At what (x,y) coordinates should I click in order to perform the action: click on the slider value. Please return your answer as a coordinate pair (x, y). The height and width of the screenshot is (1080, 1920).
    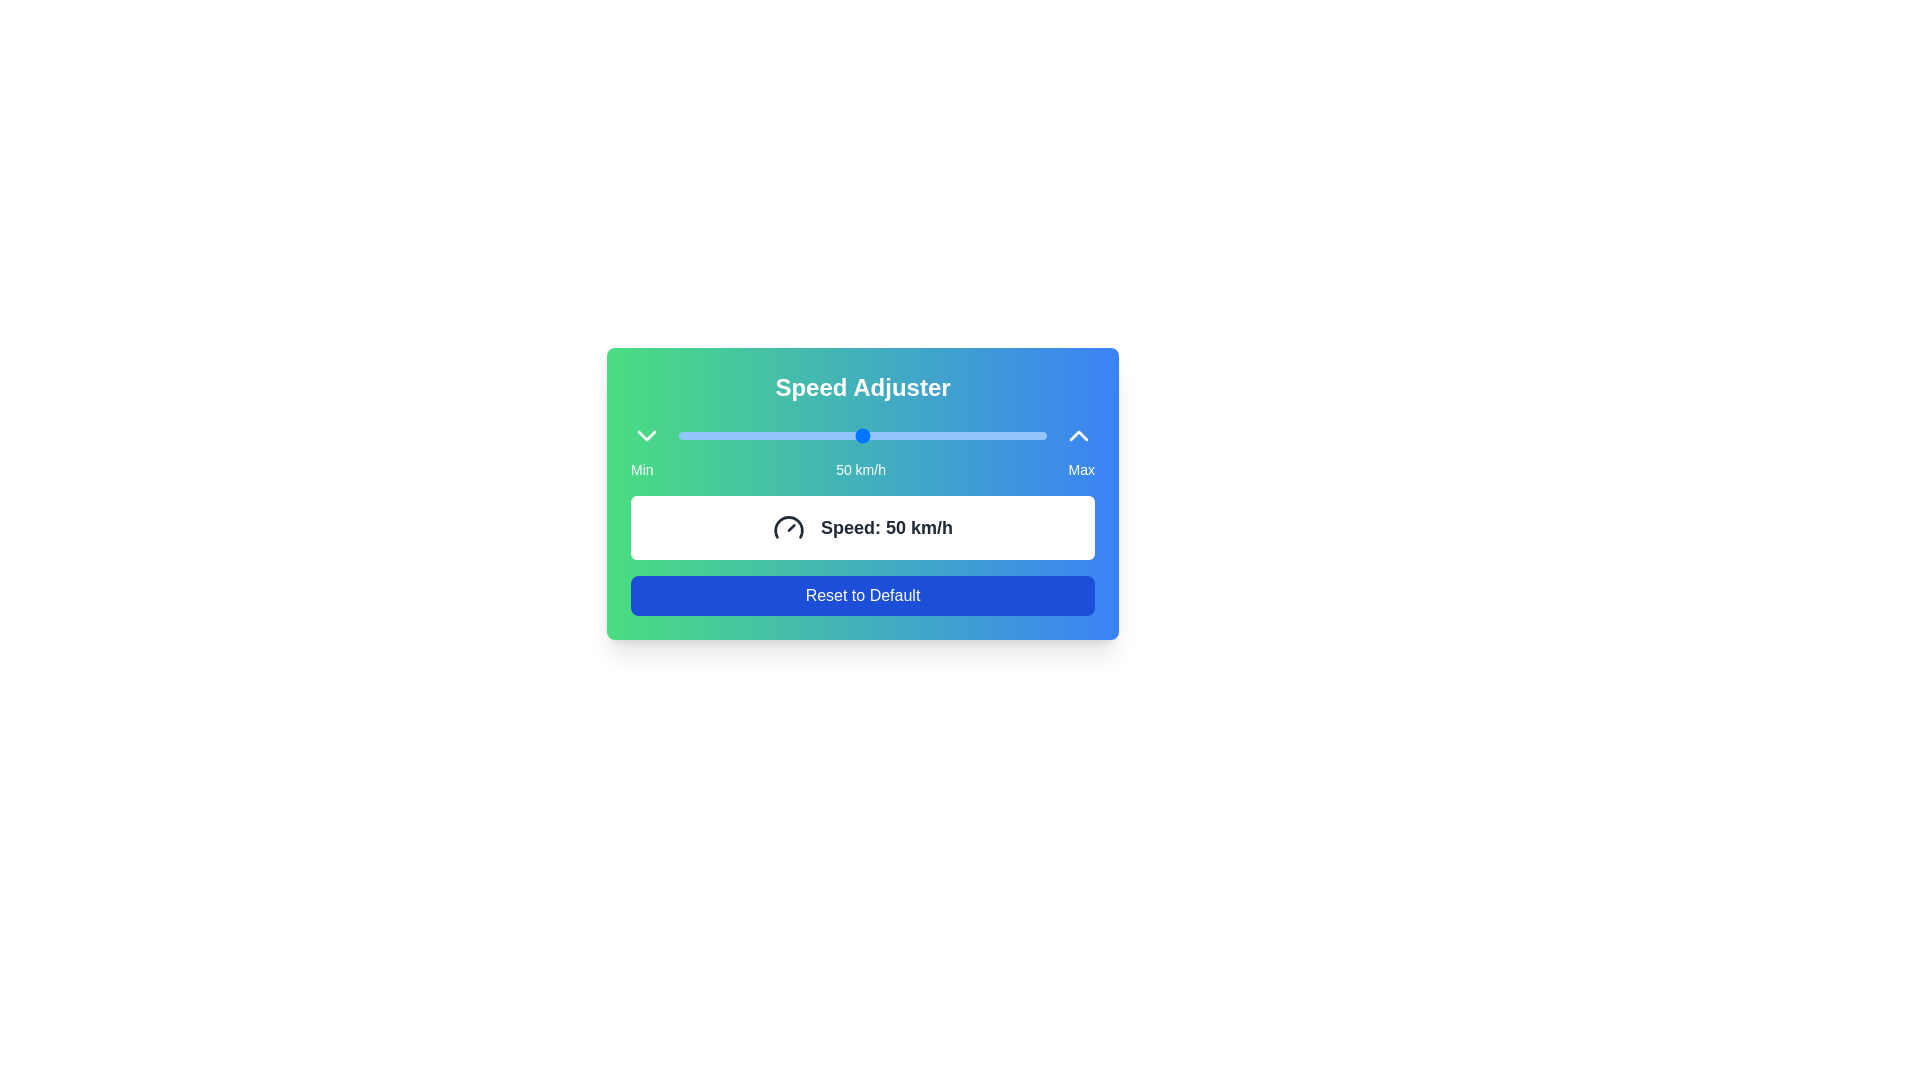
    Looking at the image, I should click on (1042, 434).